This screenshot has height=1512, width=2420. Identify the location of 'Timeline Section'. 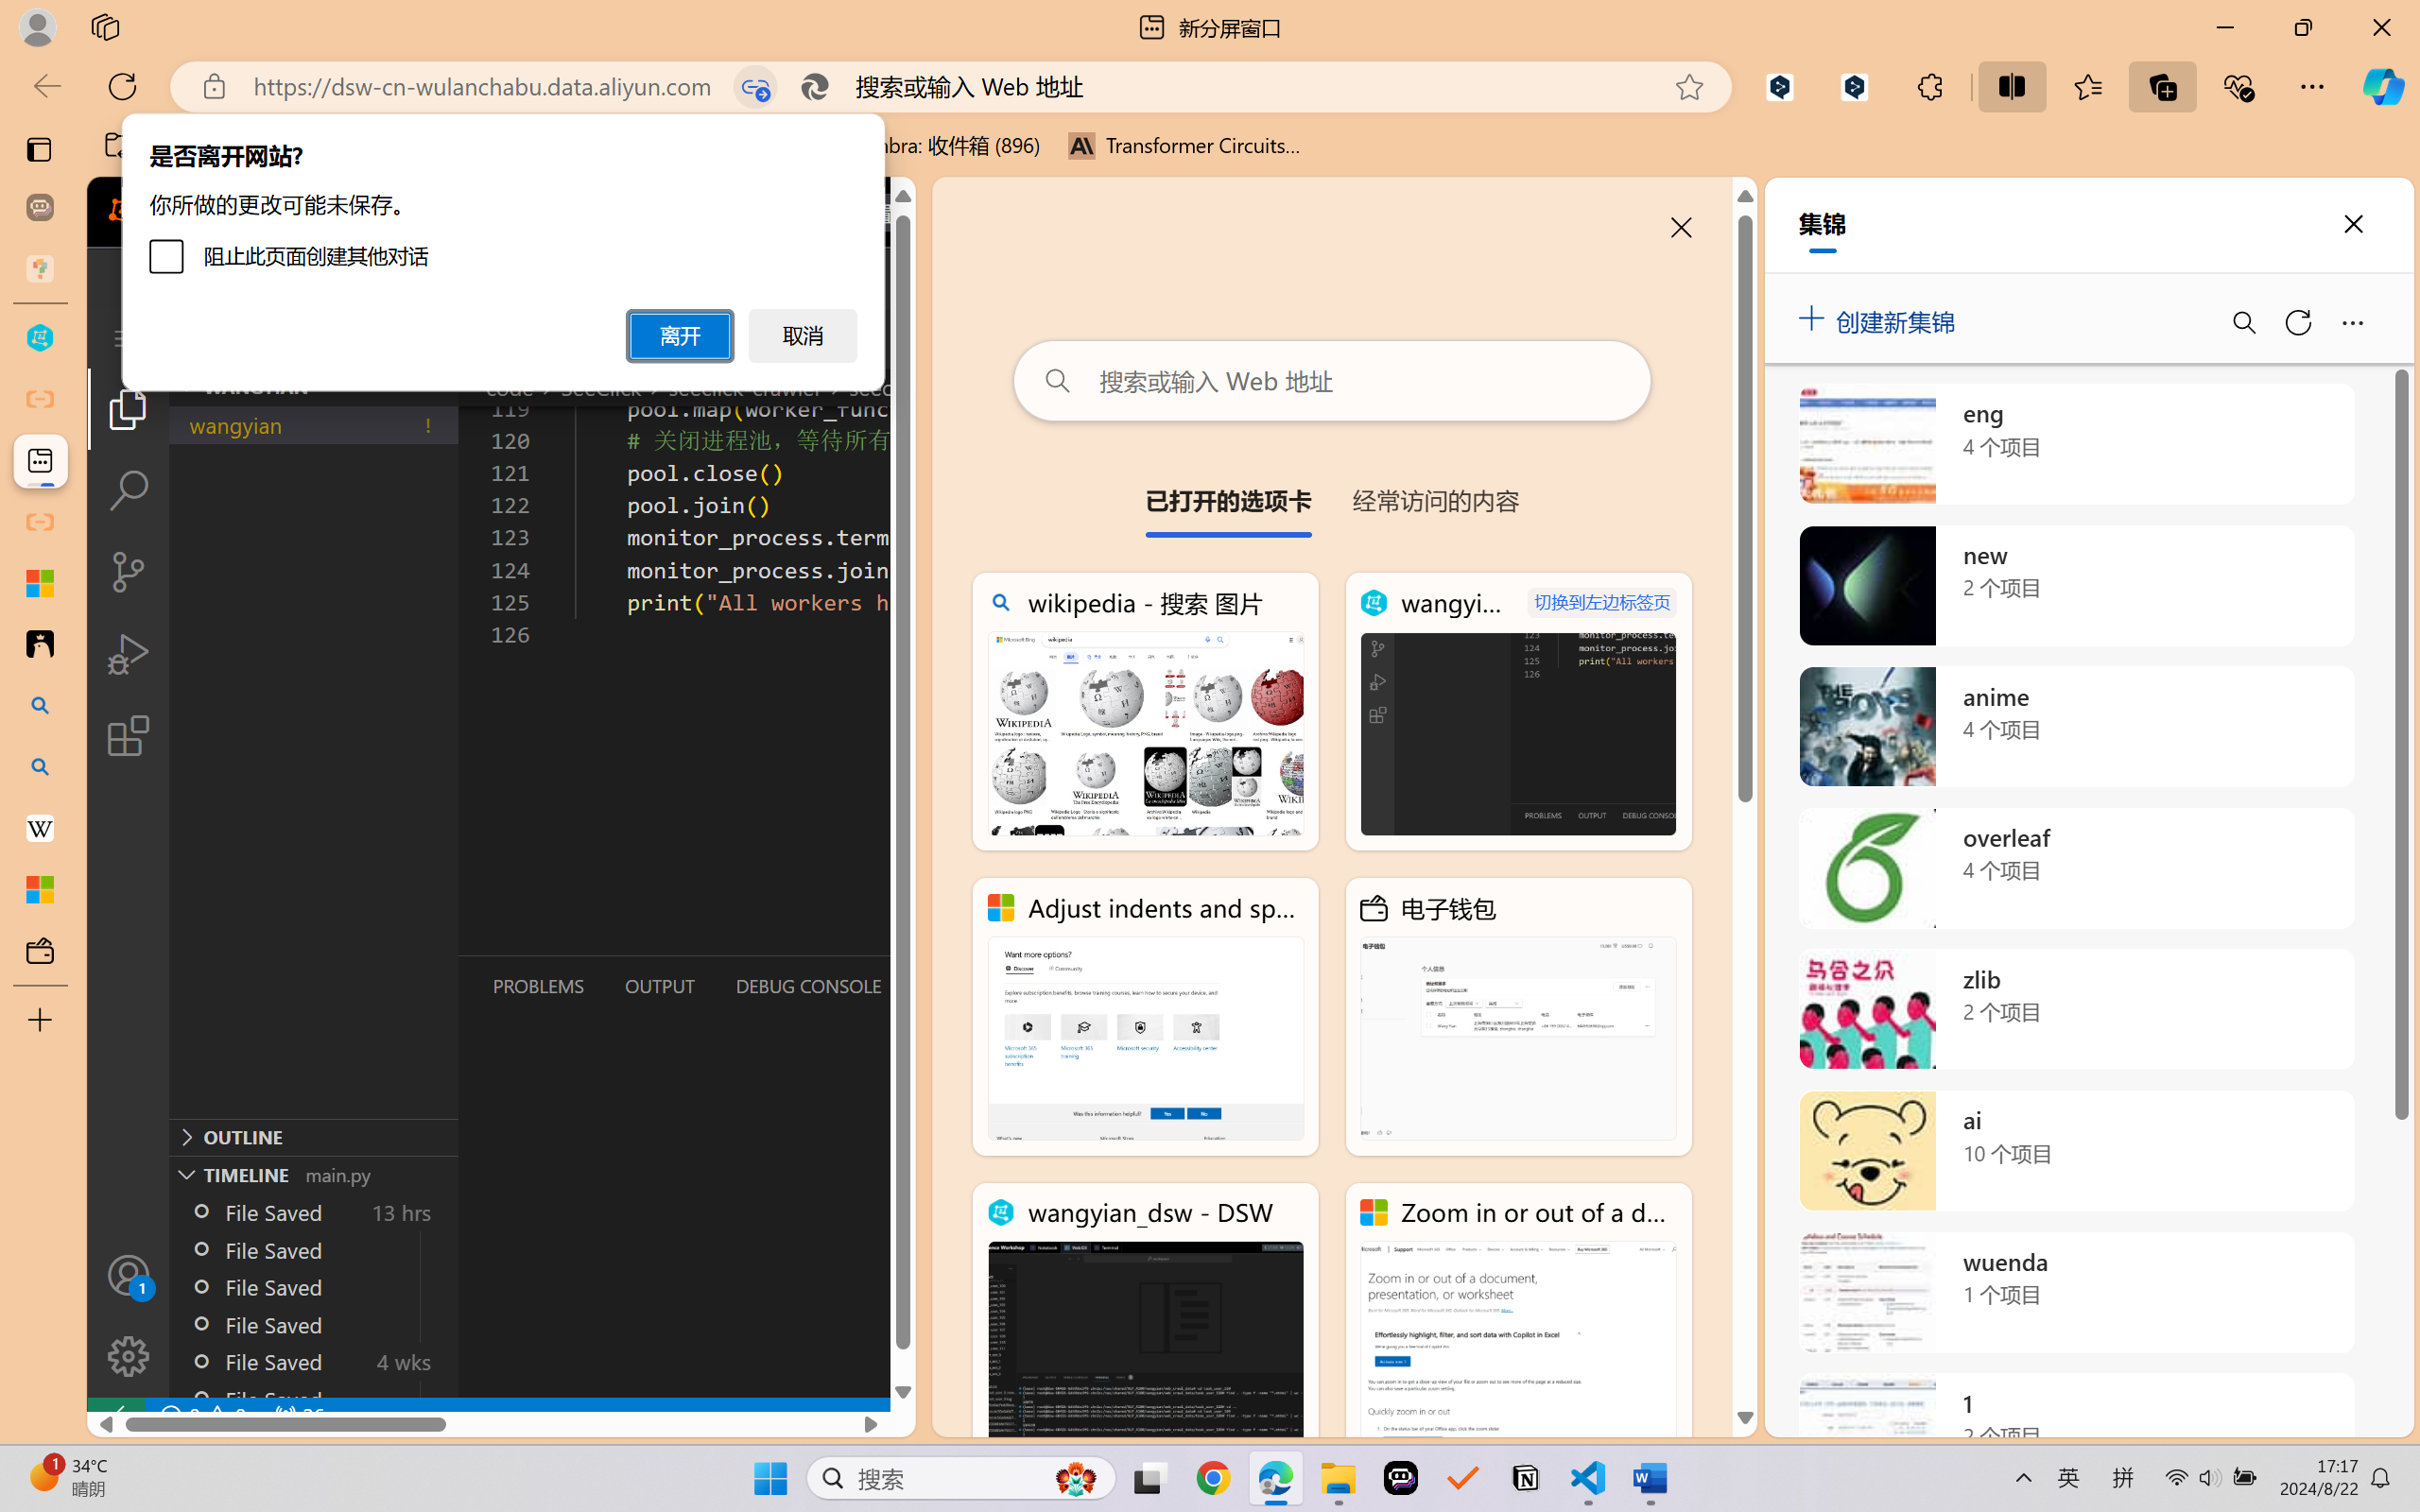
(313, 1174).